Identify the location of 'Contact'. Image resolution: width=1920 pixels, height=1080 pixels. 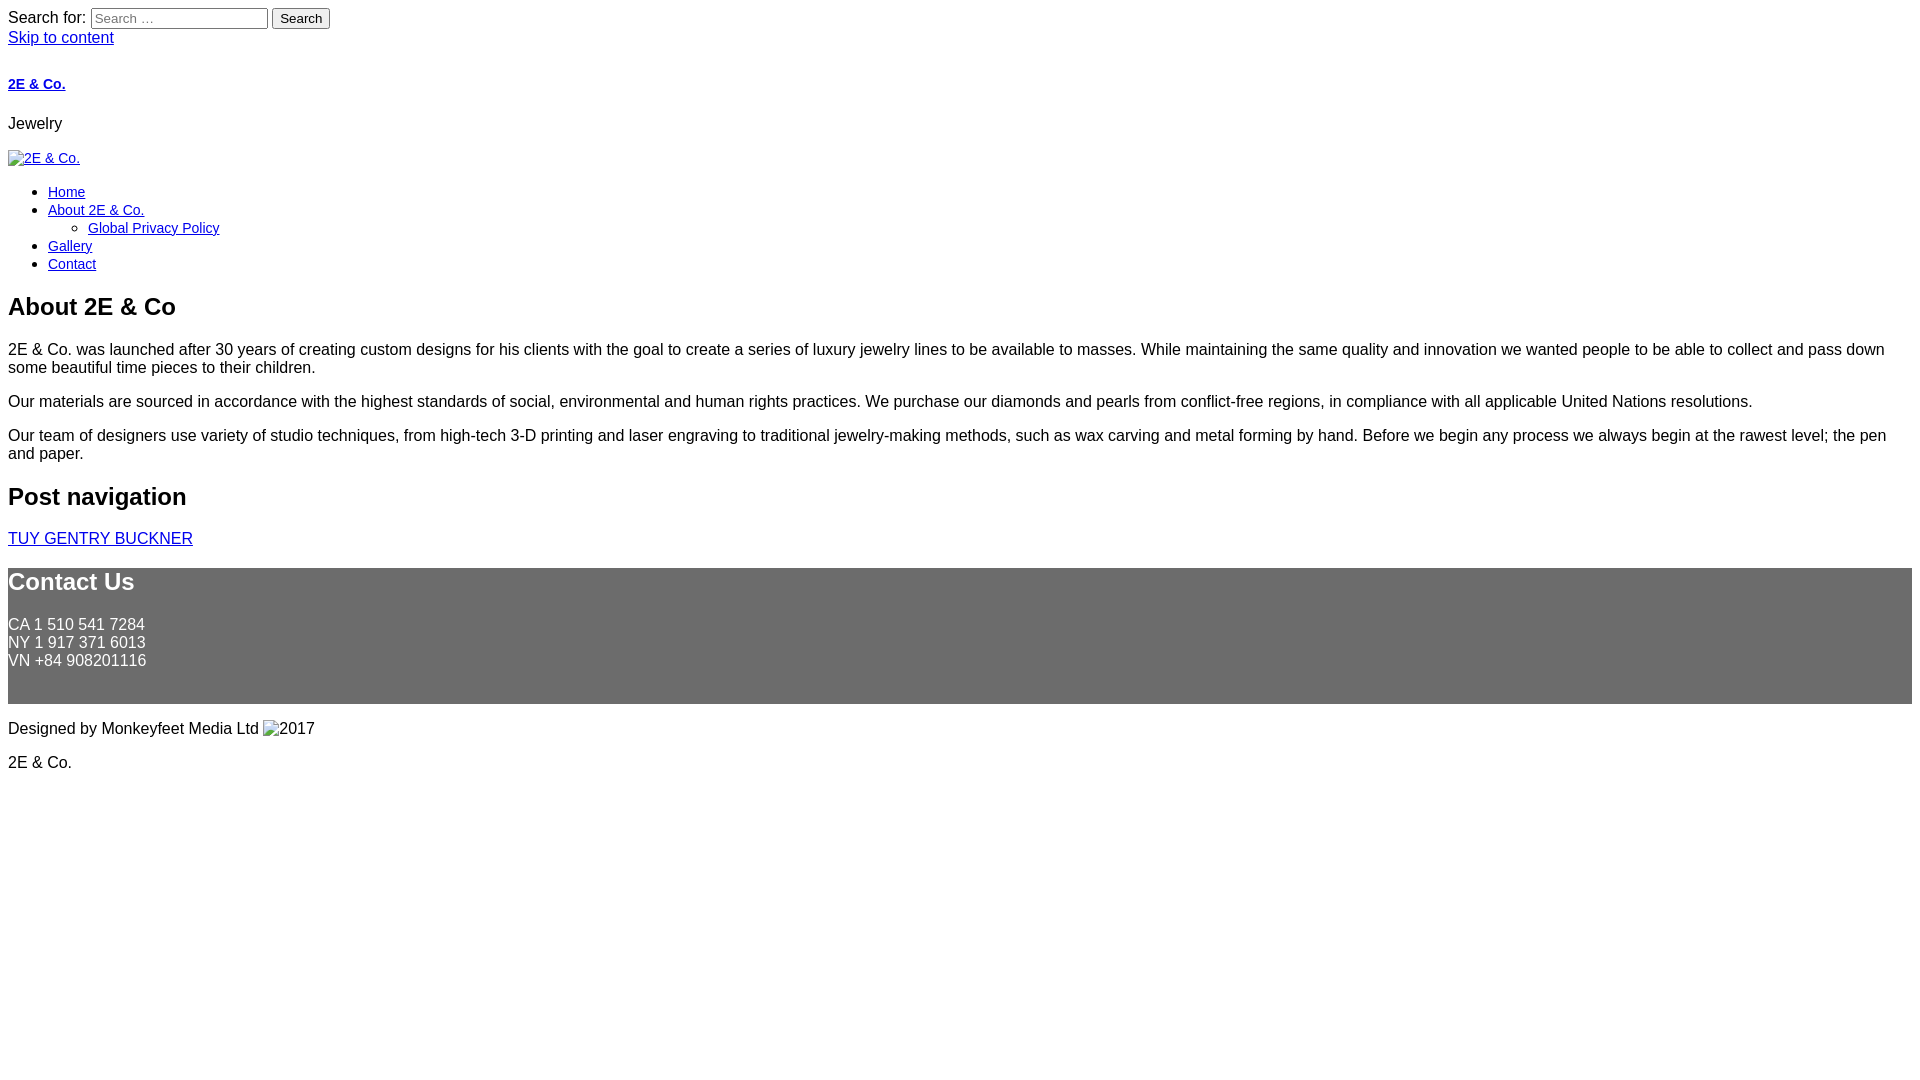
(72, 262).